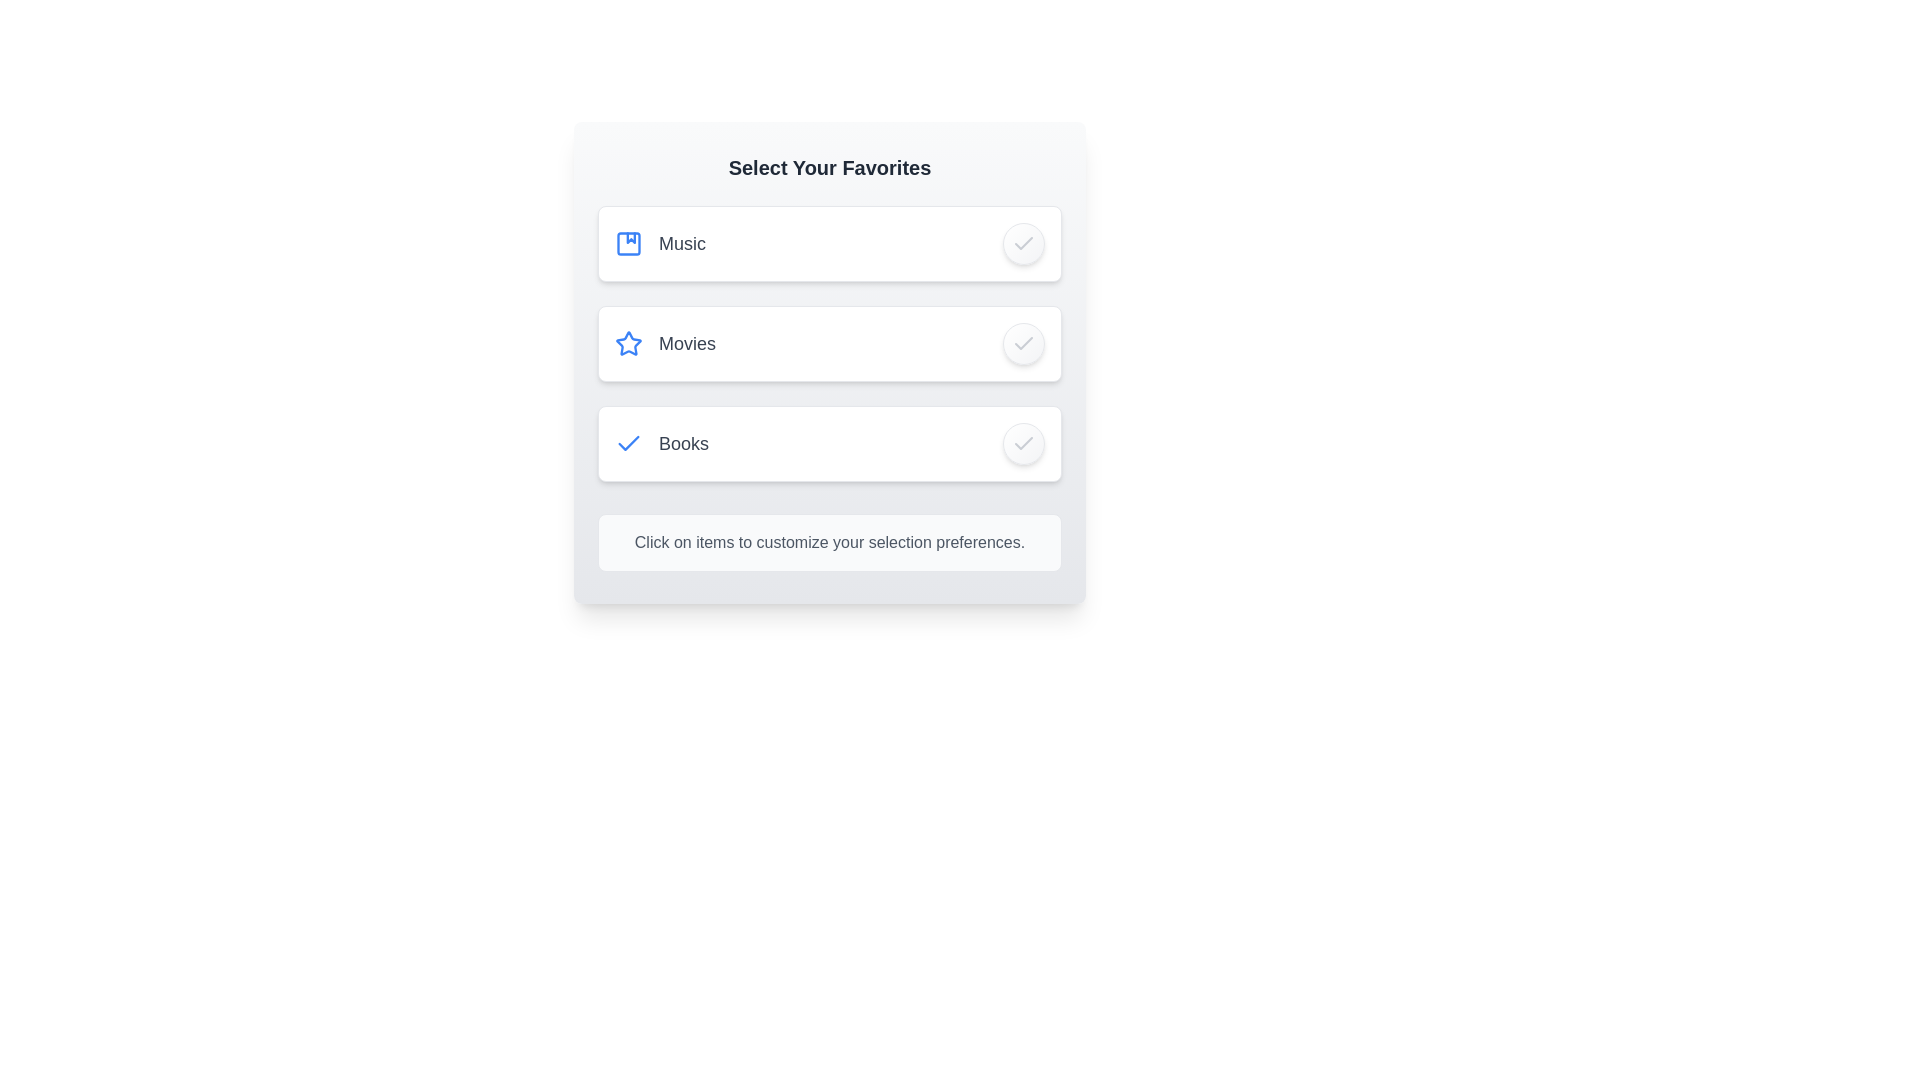 This screenshot has width=1920, height=1080. What do you see at coordinates (665, 342) in the screenshot?
I see `the 'Movies' selectable option in the vertically stacked list` at bounding box center [665, 342].